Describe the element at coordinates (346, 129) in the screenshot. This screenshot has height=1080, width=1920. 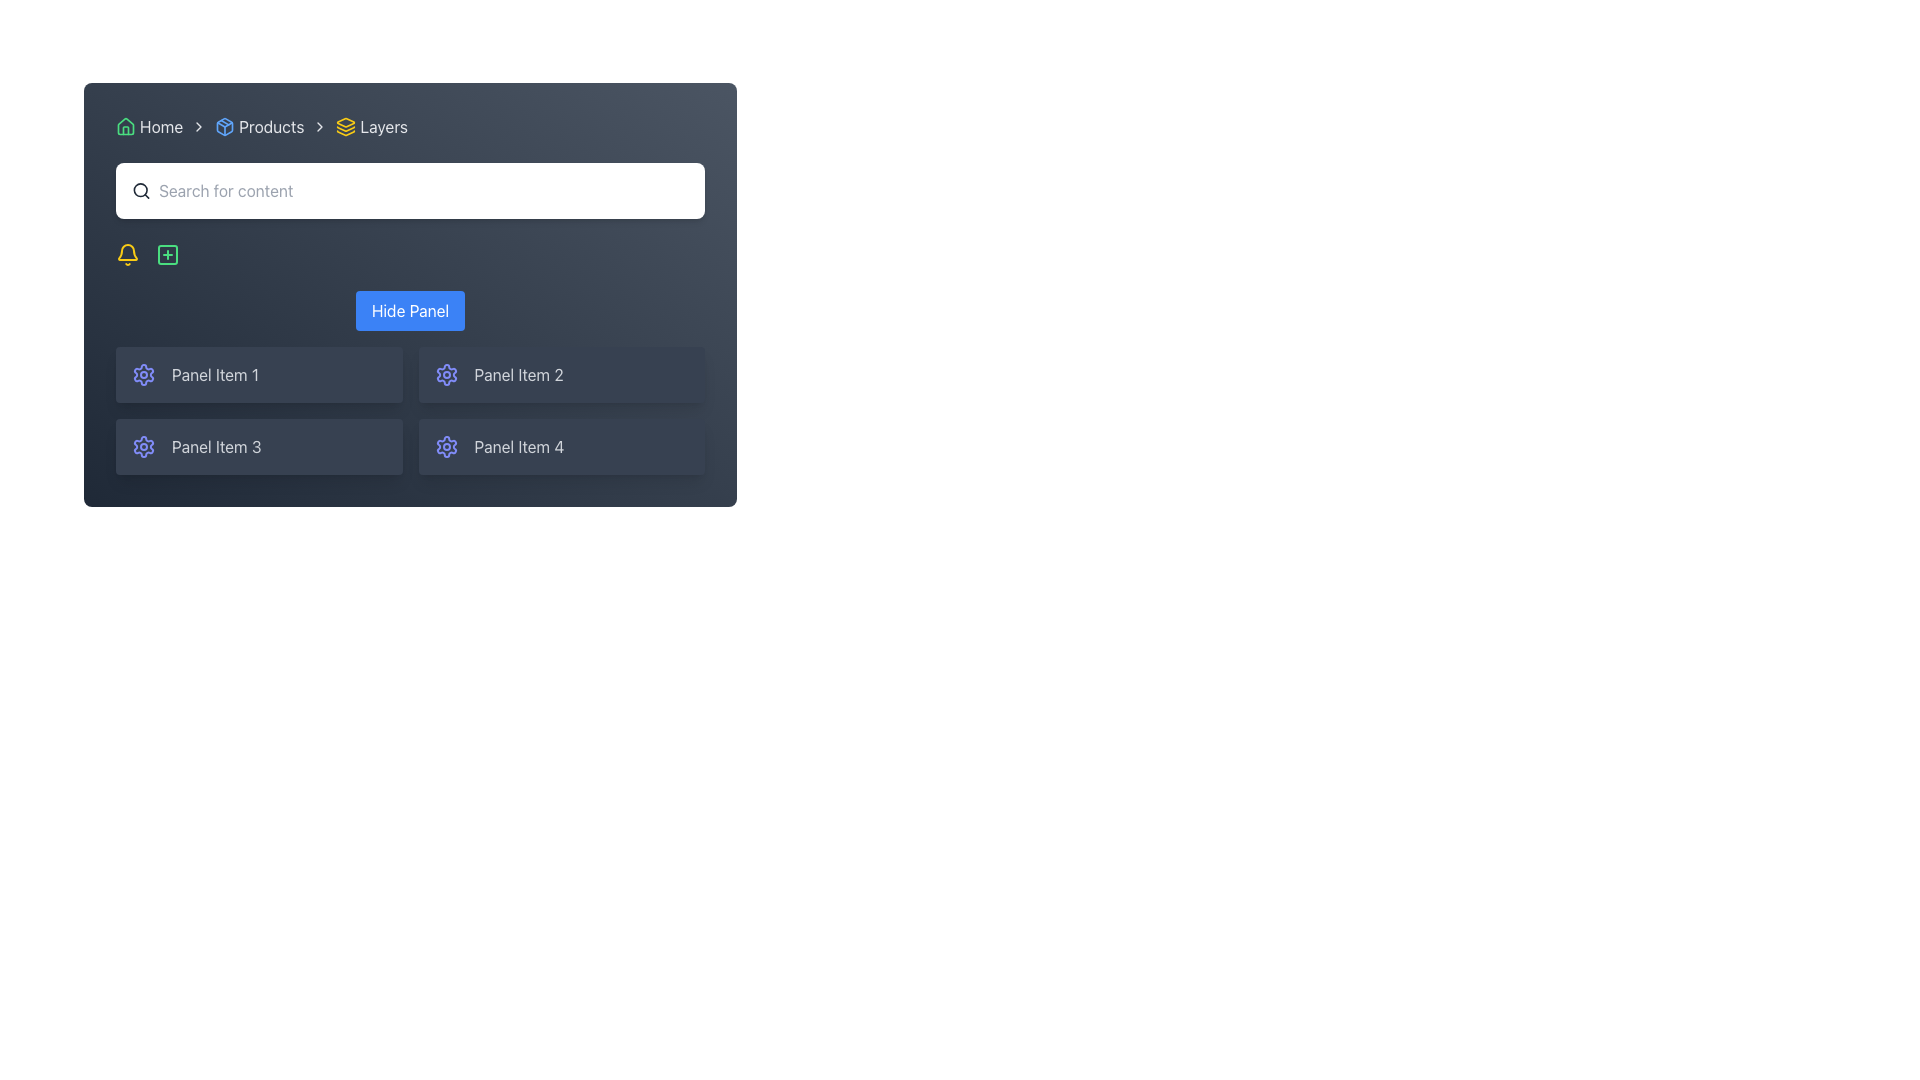
I see `the middle segment of the three-layered stack icon in the navigation header next to the label 'Layers'` at that location.